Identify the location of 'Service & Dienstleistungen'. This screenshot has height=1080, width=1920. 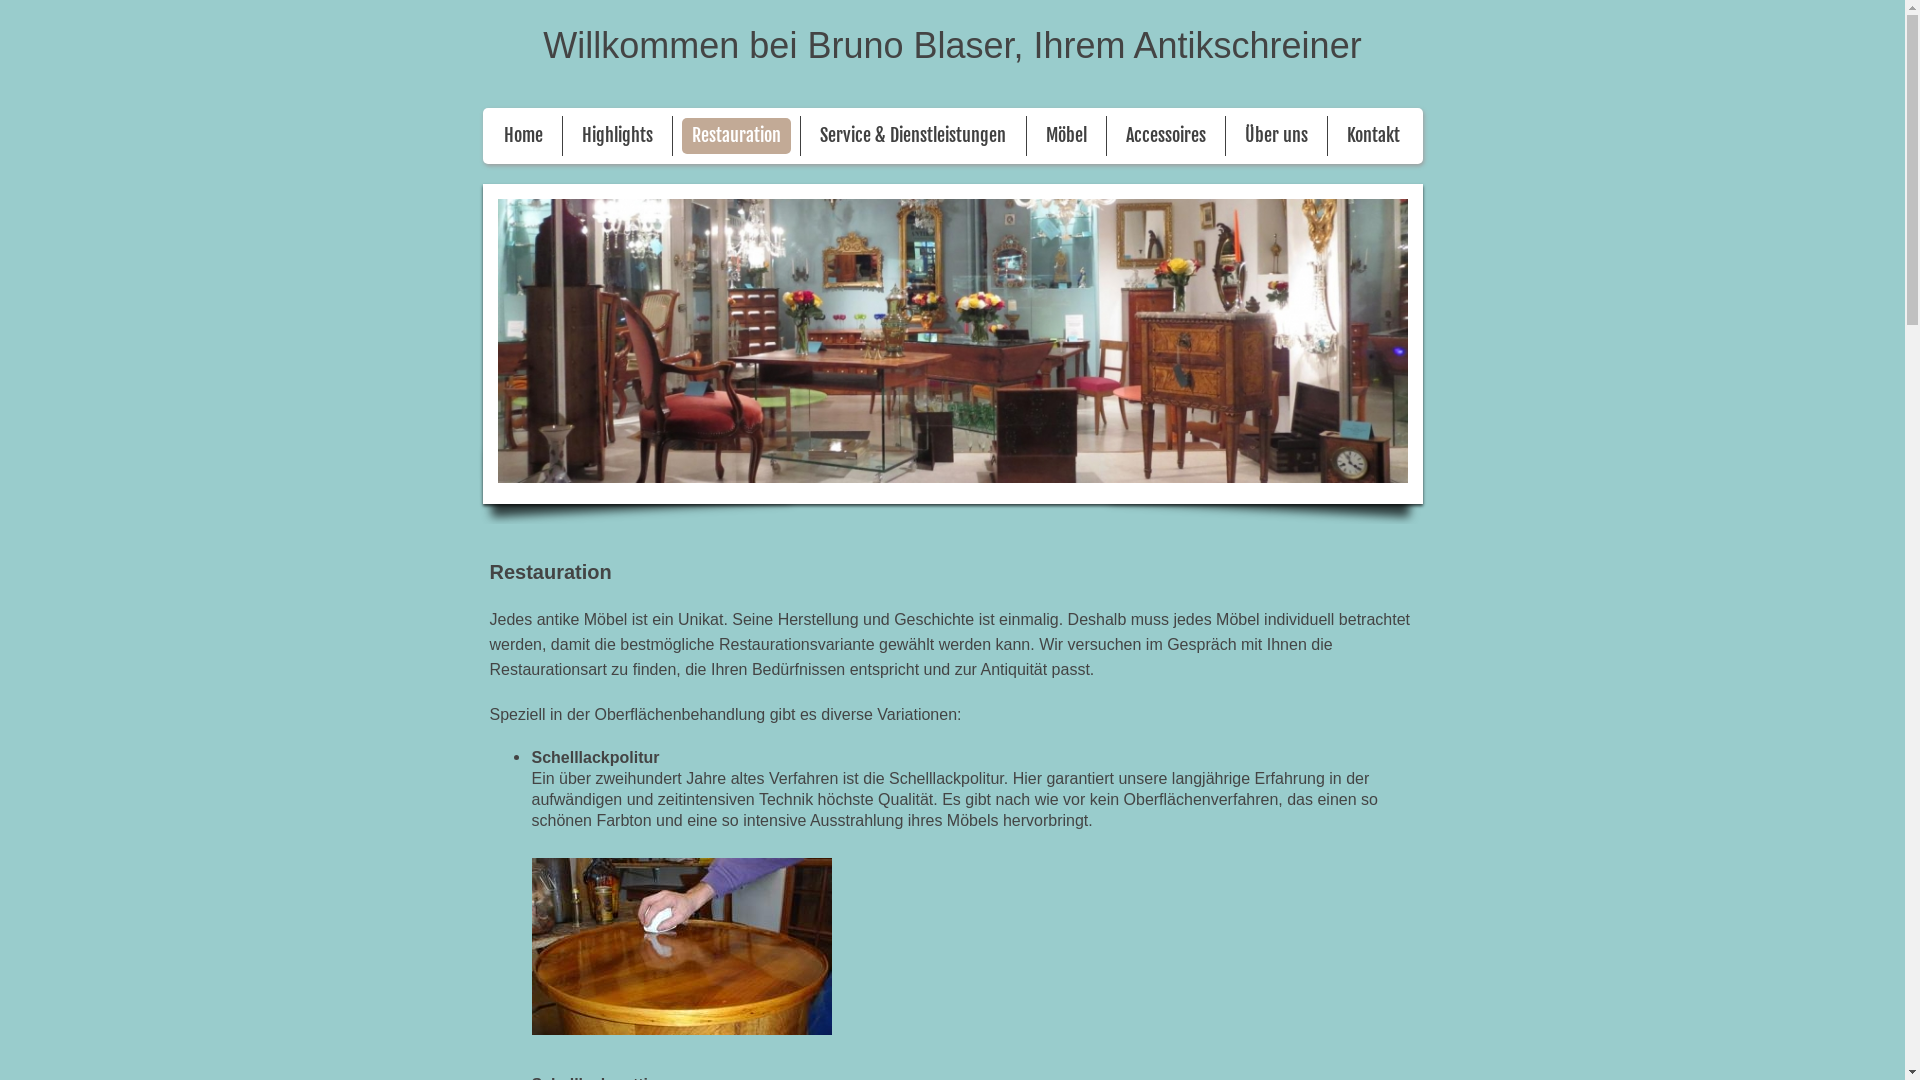
(810, 135).